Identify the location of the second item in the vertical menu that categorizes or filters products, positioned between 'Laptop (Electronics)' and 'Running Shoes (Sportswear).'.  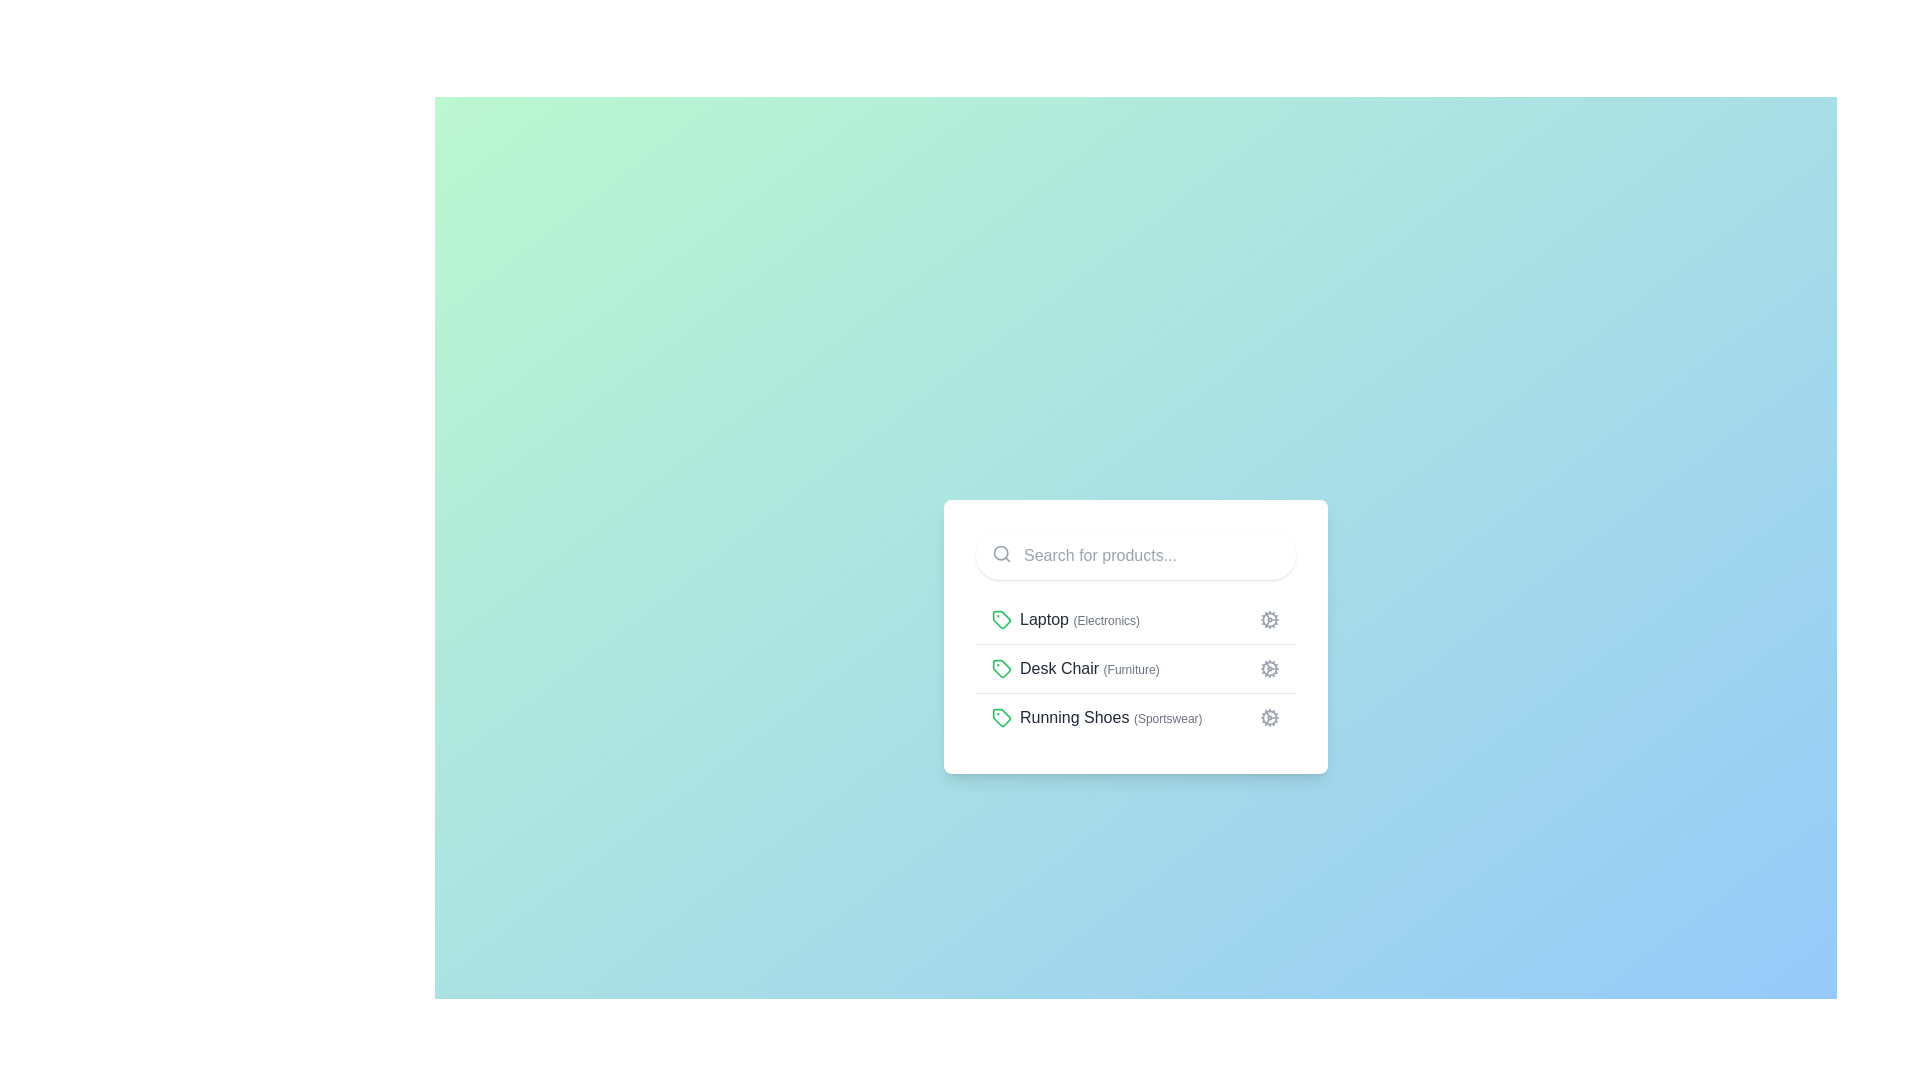
(1136, 668).